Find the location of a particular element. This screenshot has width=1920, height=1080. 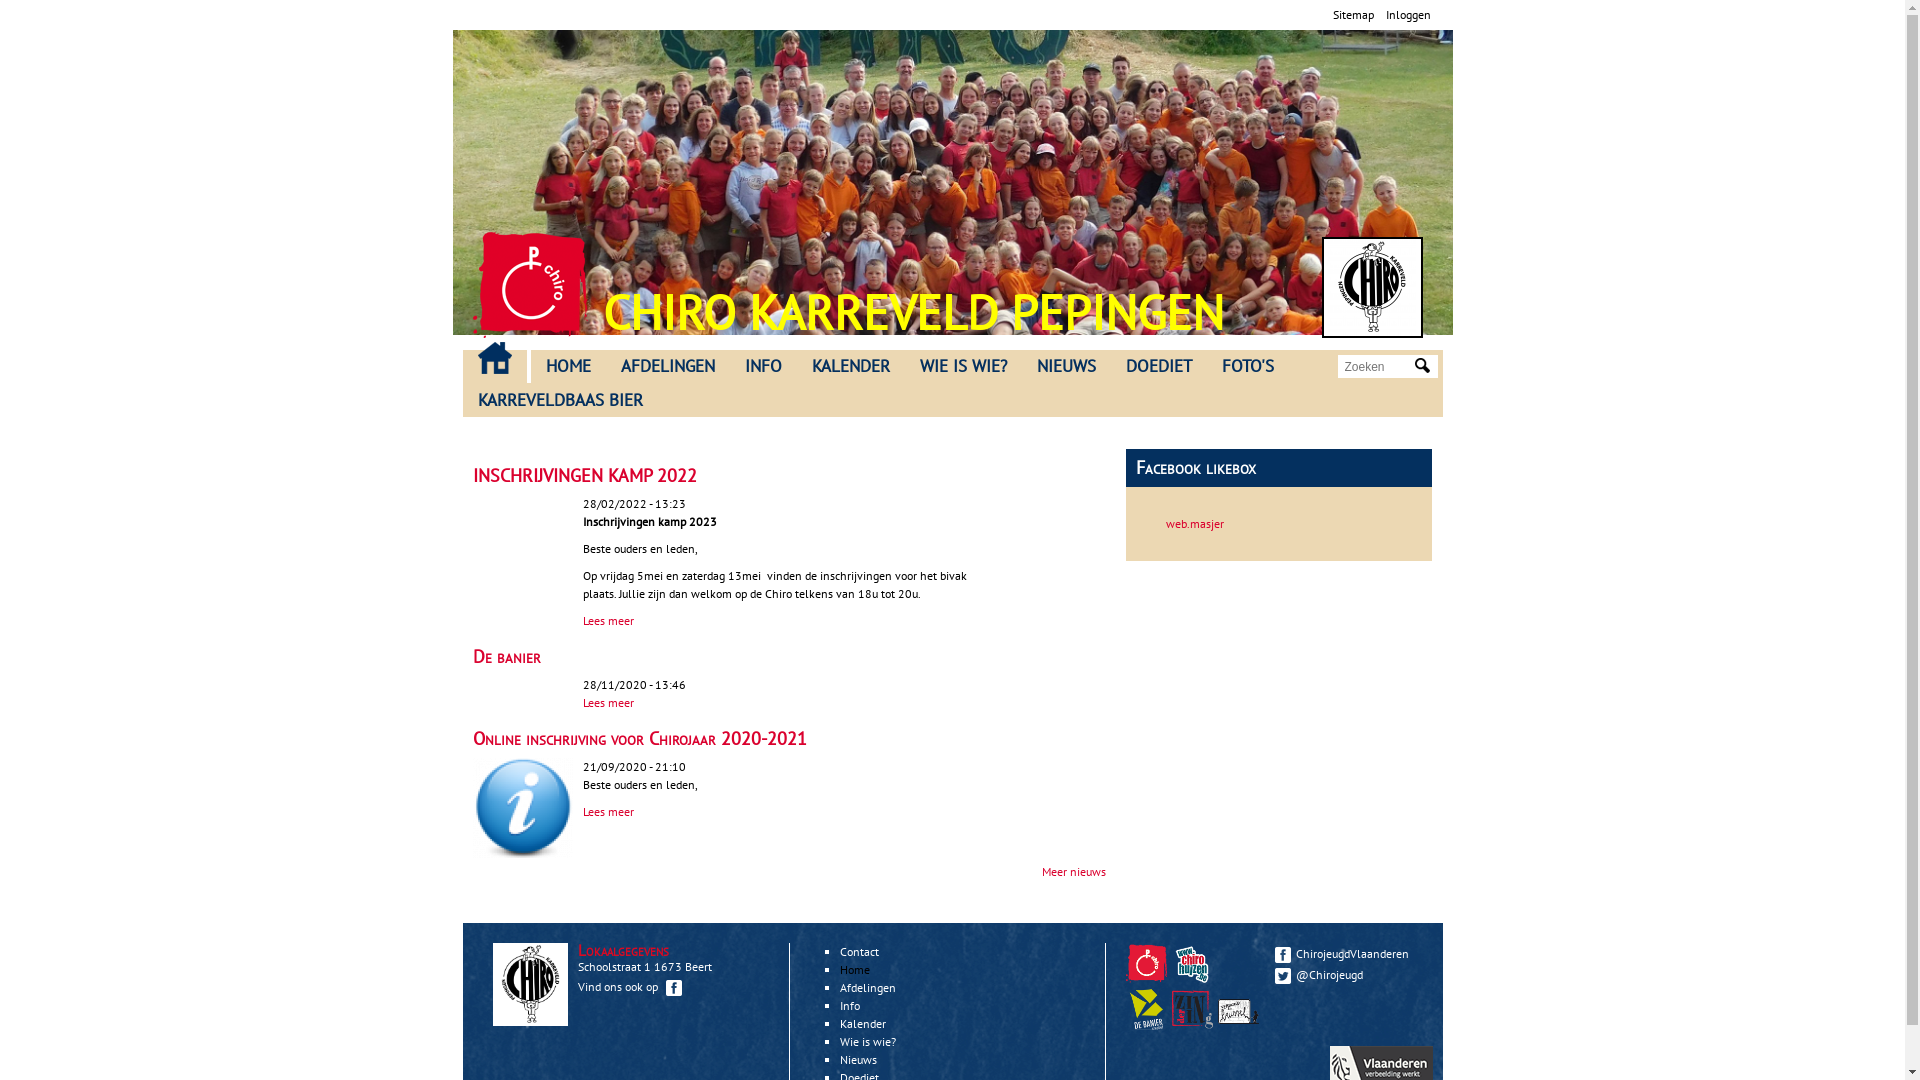

'Geef de woorden op waarnaar u wilt zoeken.' is located at coordinates (1376, 366).